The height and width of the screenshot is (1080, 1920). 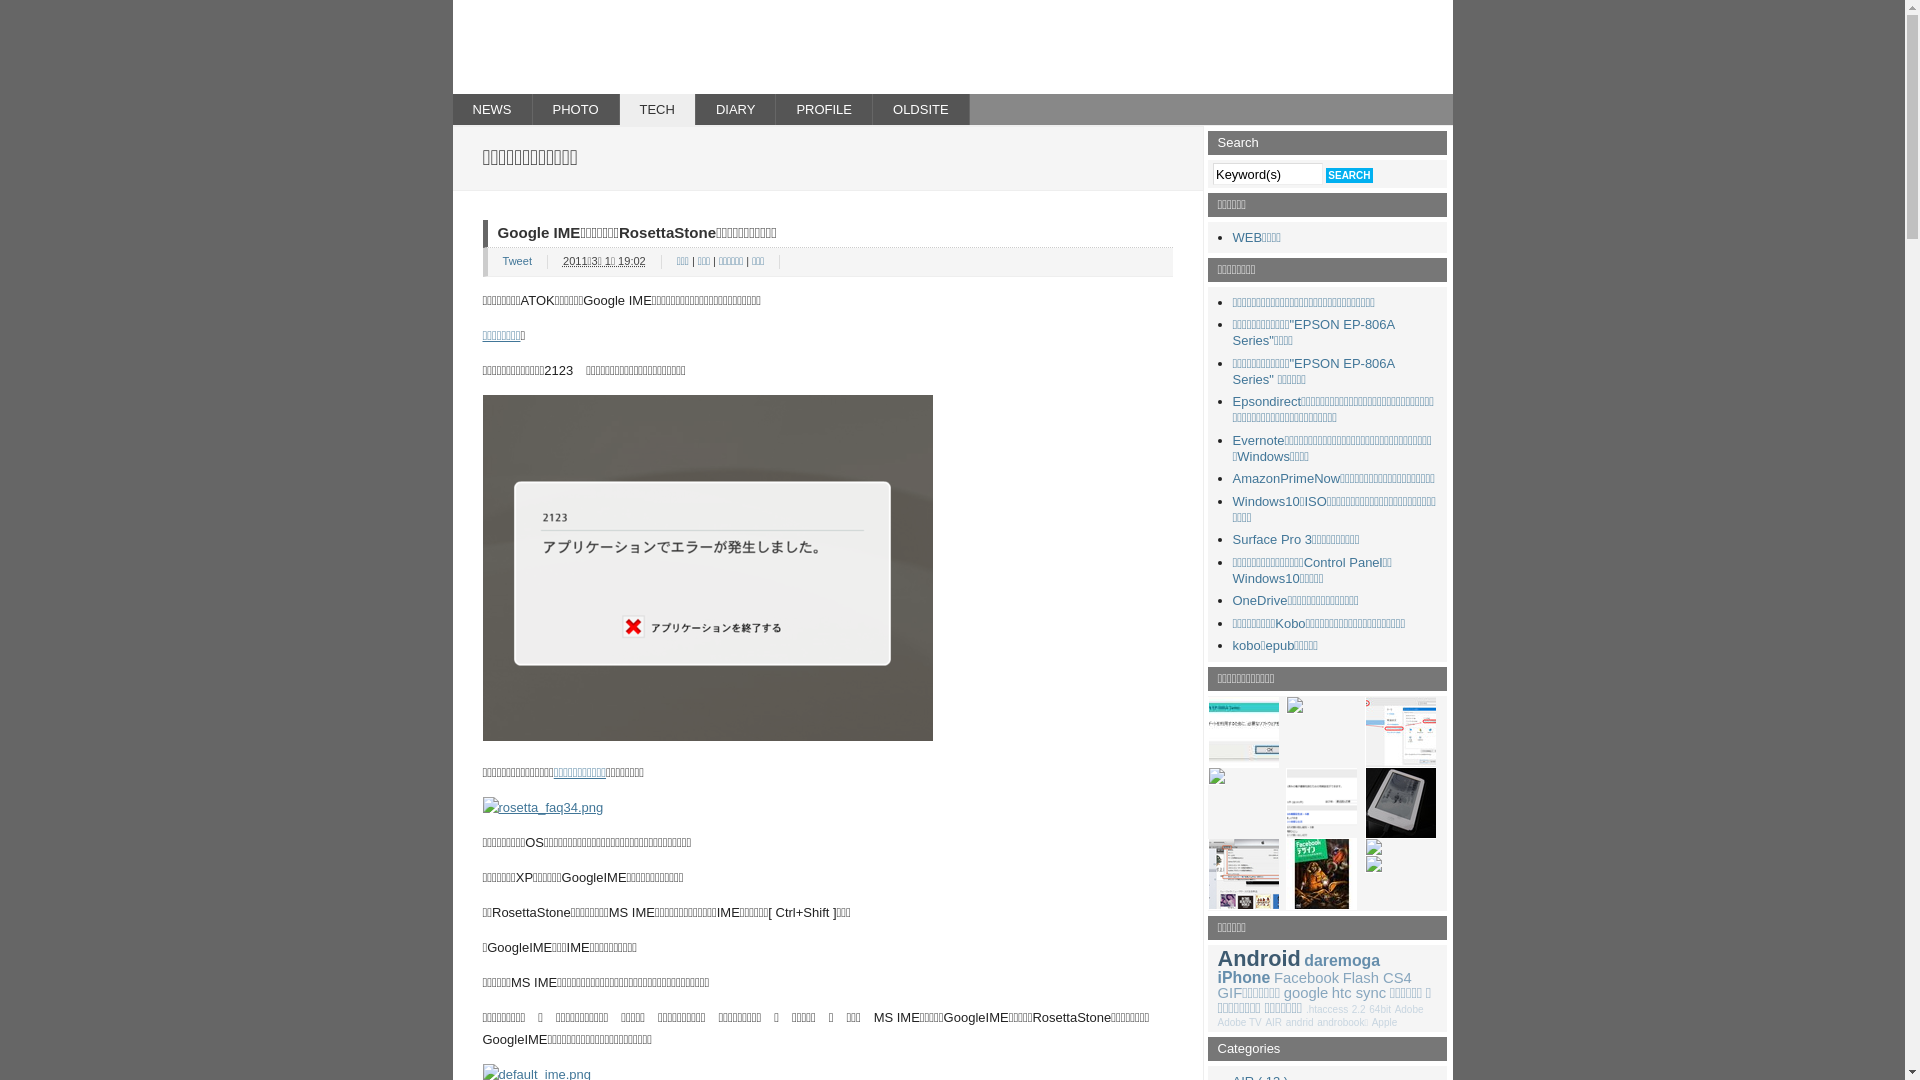 I want to click on '.htaccess', so click(x=1326, y=1009).